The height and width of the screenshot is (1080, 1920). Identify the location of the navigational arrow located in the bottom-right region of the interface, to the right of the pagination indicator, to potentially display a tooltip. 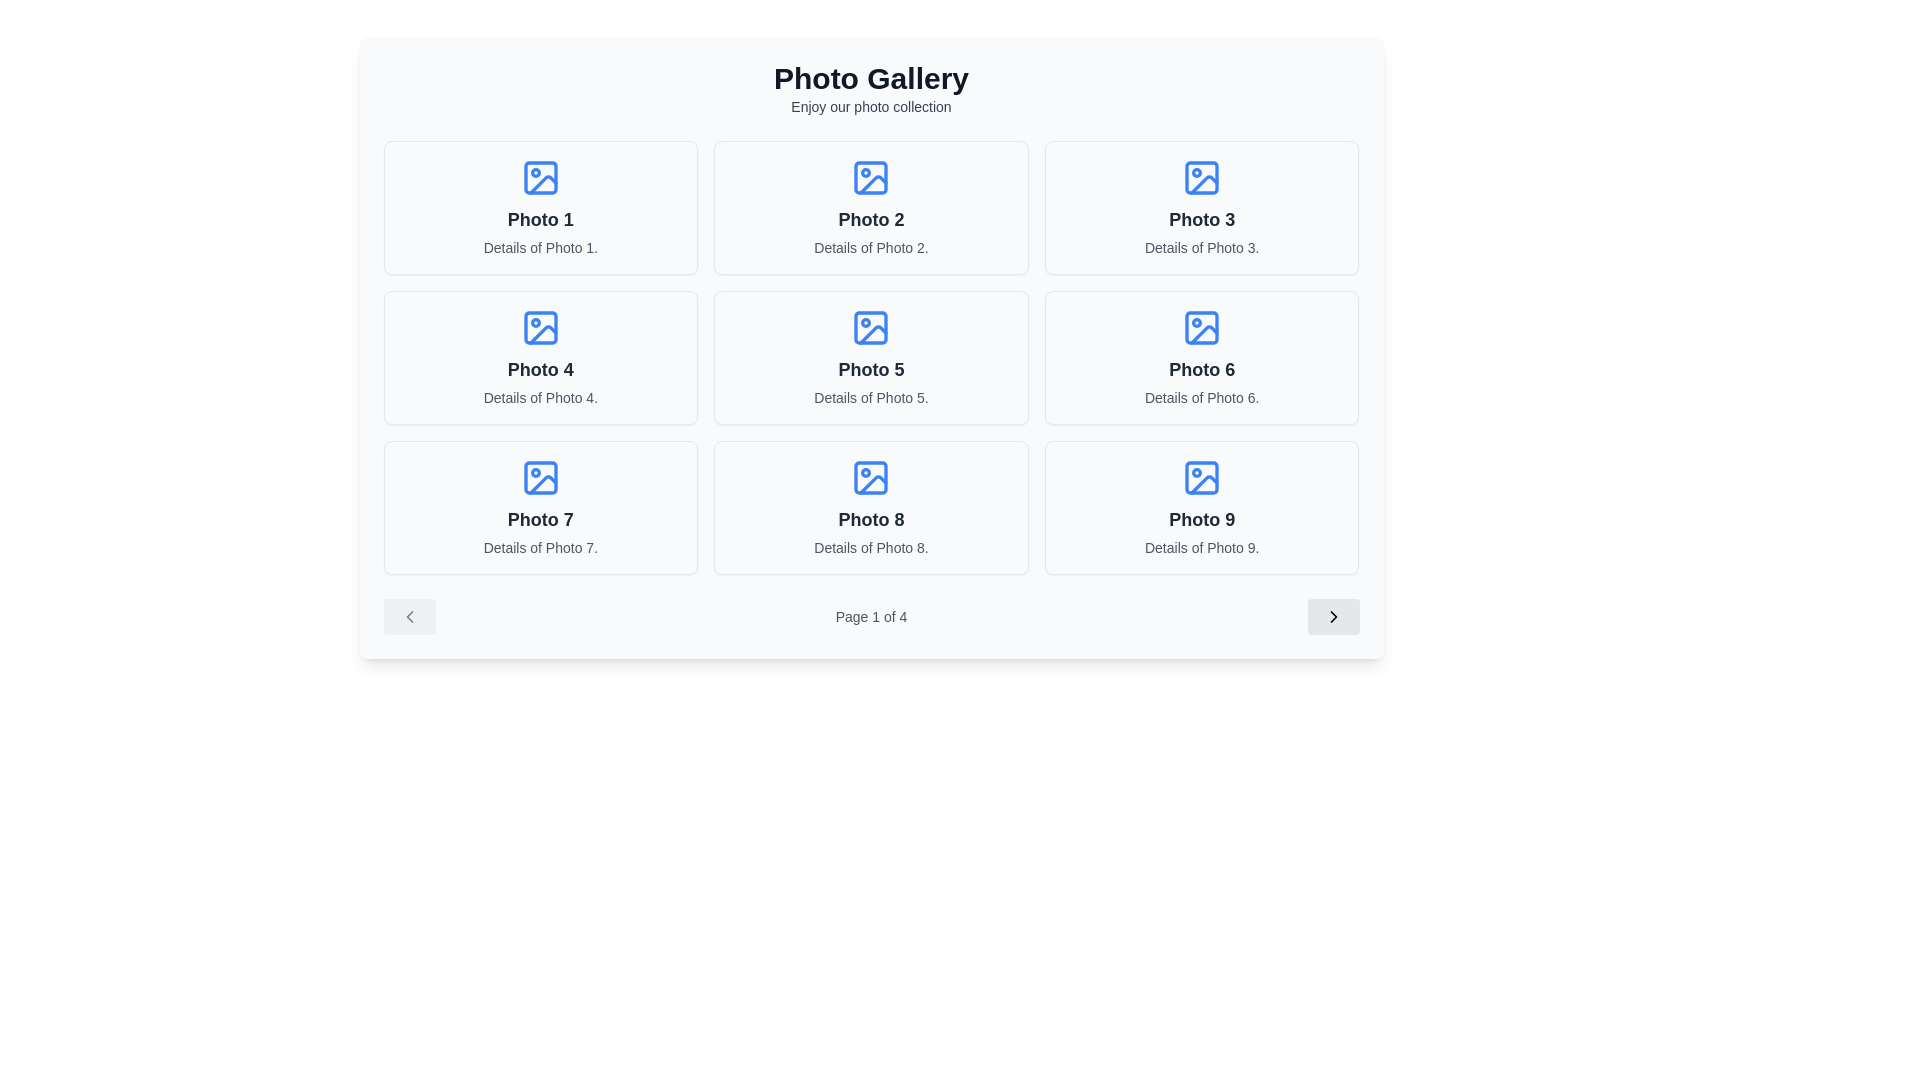
(1333, 616).